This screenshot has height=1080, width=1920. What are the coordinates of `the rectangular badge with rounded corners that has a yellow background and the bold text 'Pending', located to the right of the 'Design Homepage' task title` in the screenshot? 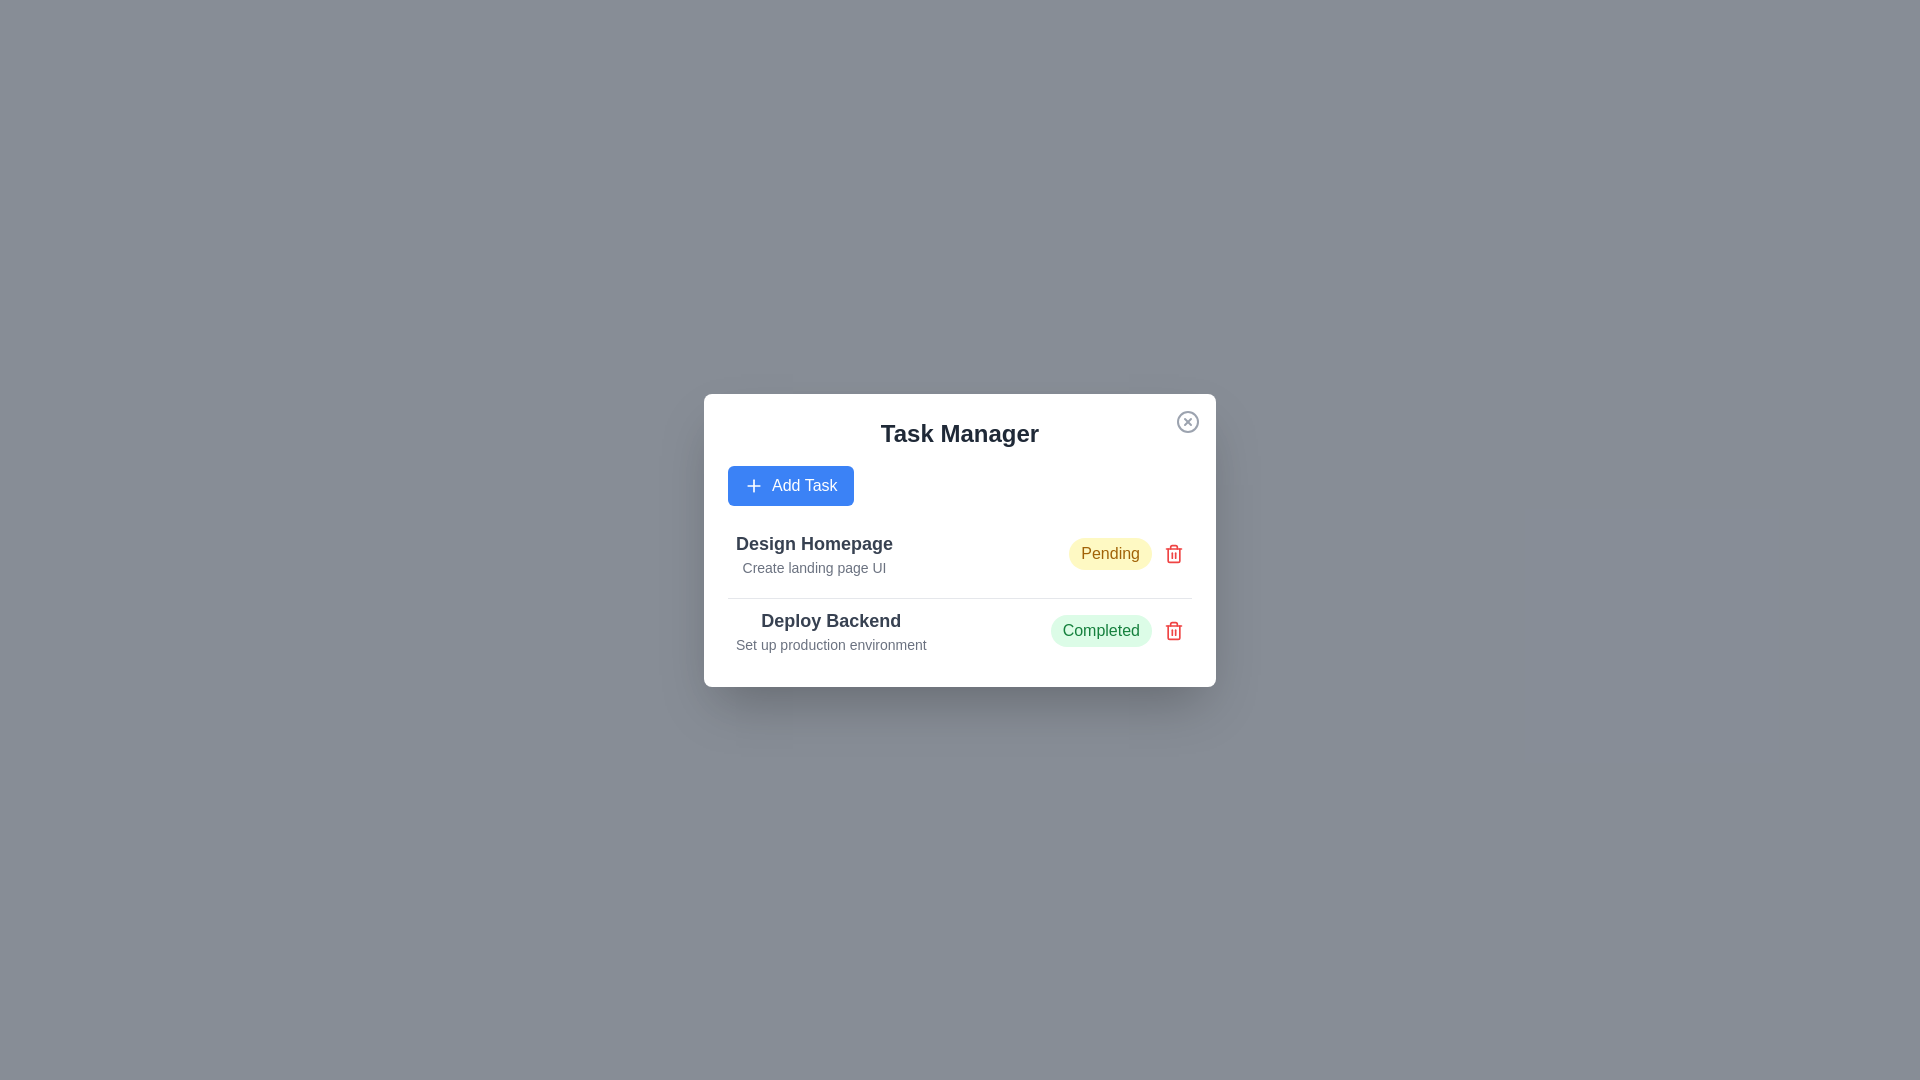 It's located at (1109, 553).